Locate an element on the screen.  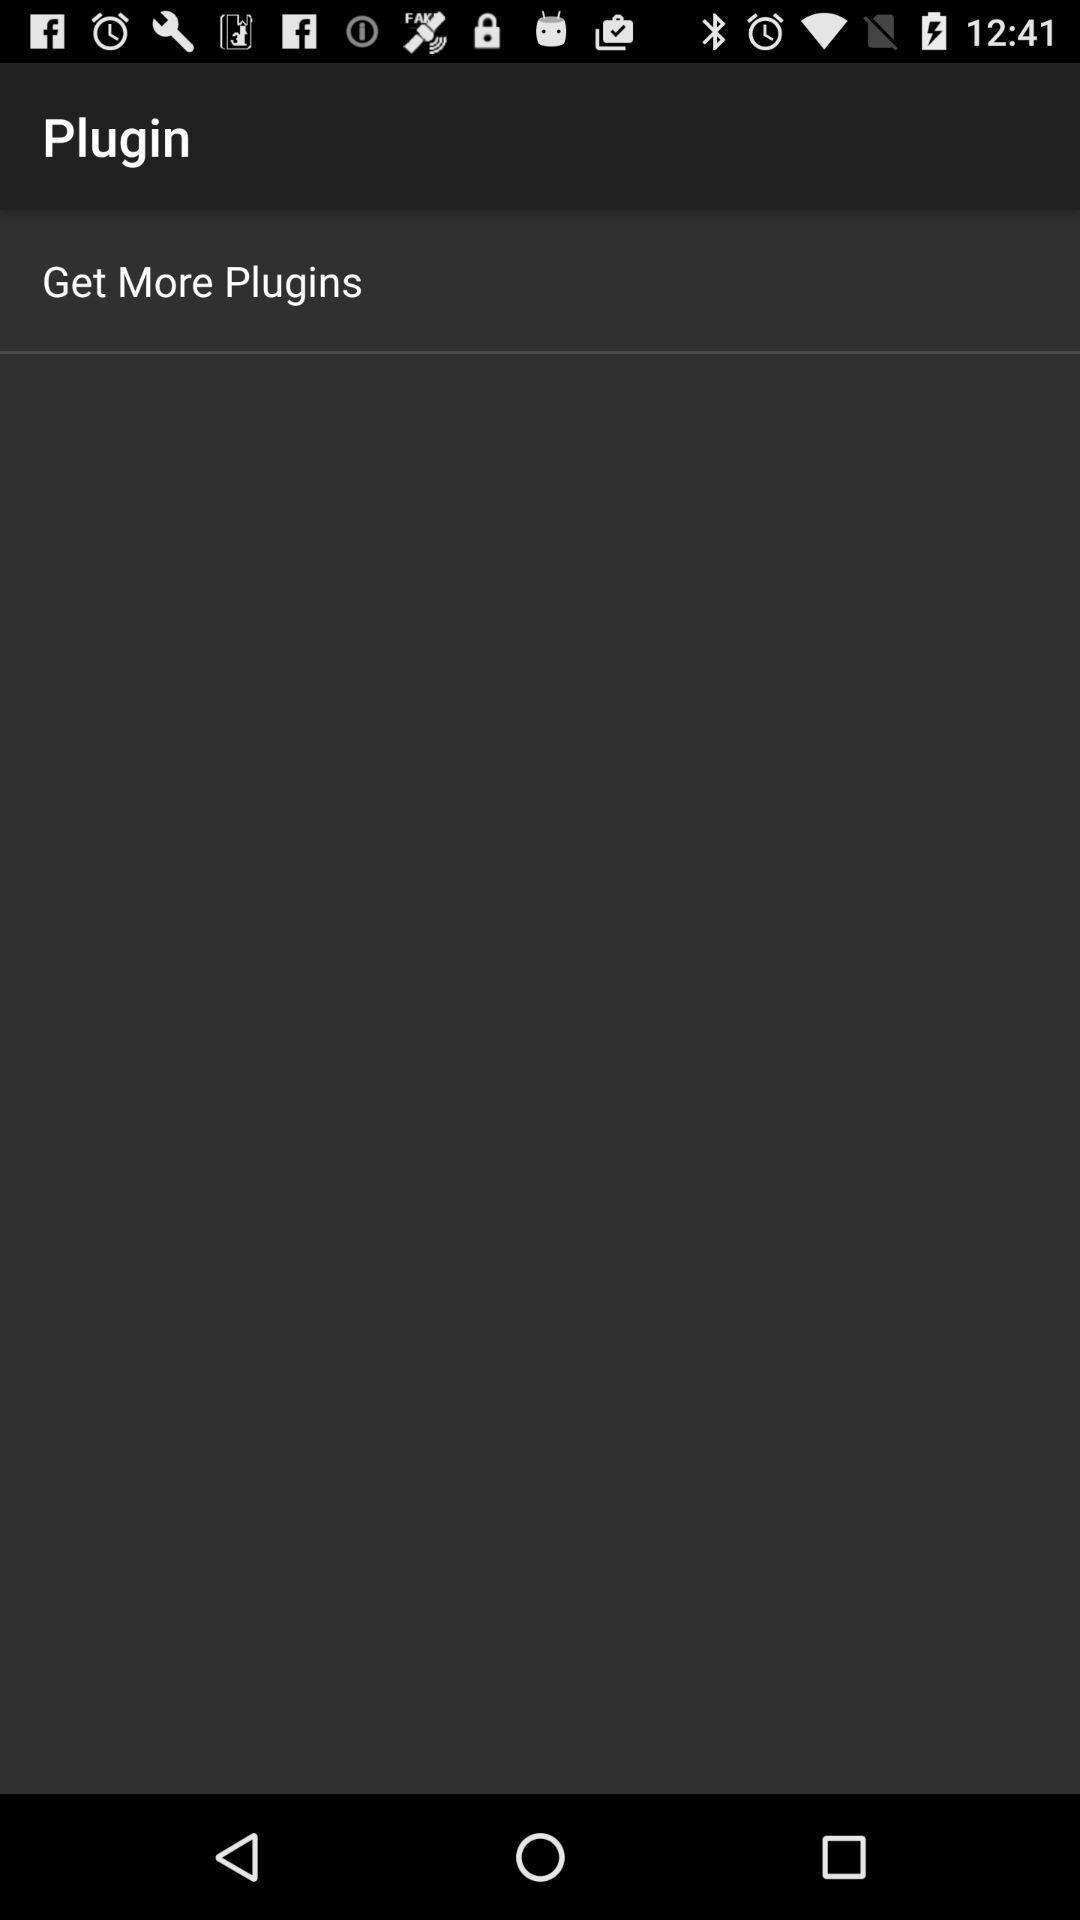
get more plugins item is located at coordinates (202, 279).